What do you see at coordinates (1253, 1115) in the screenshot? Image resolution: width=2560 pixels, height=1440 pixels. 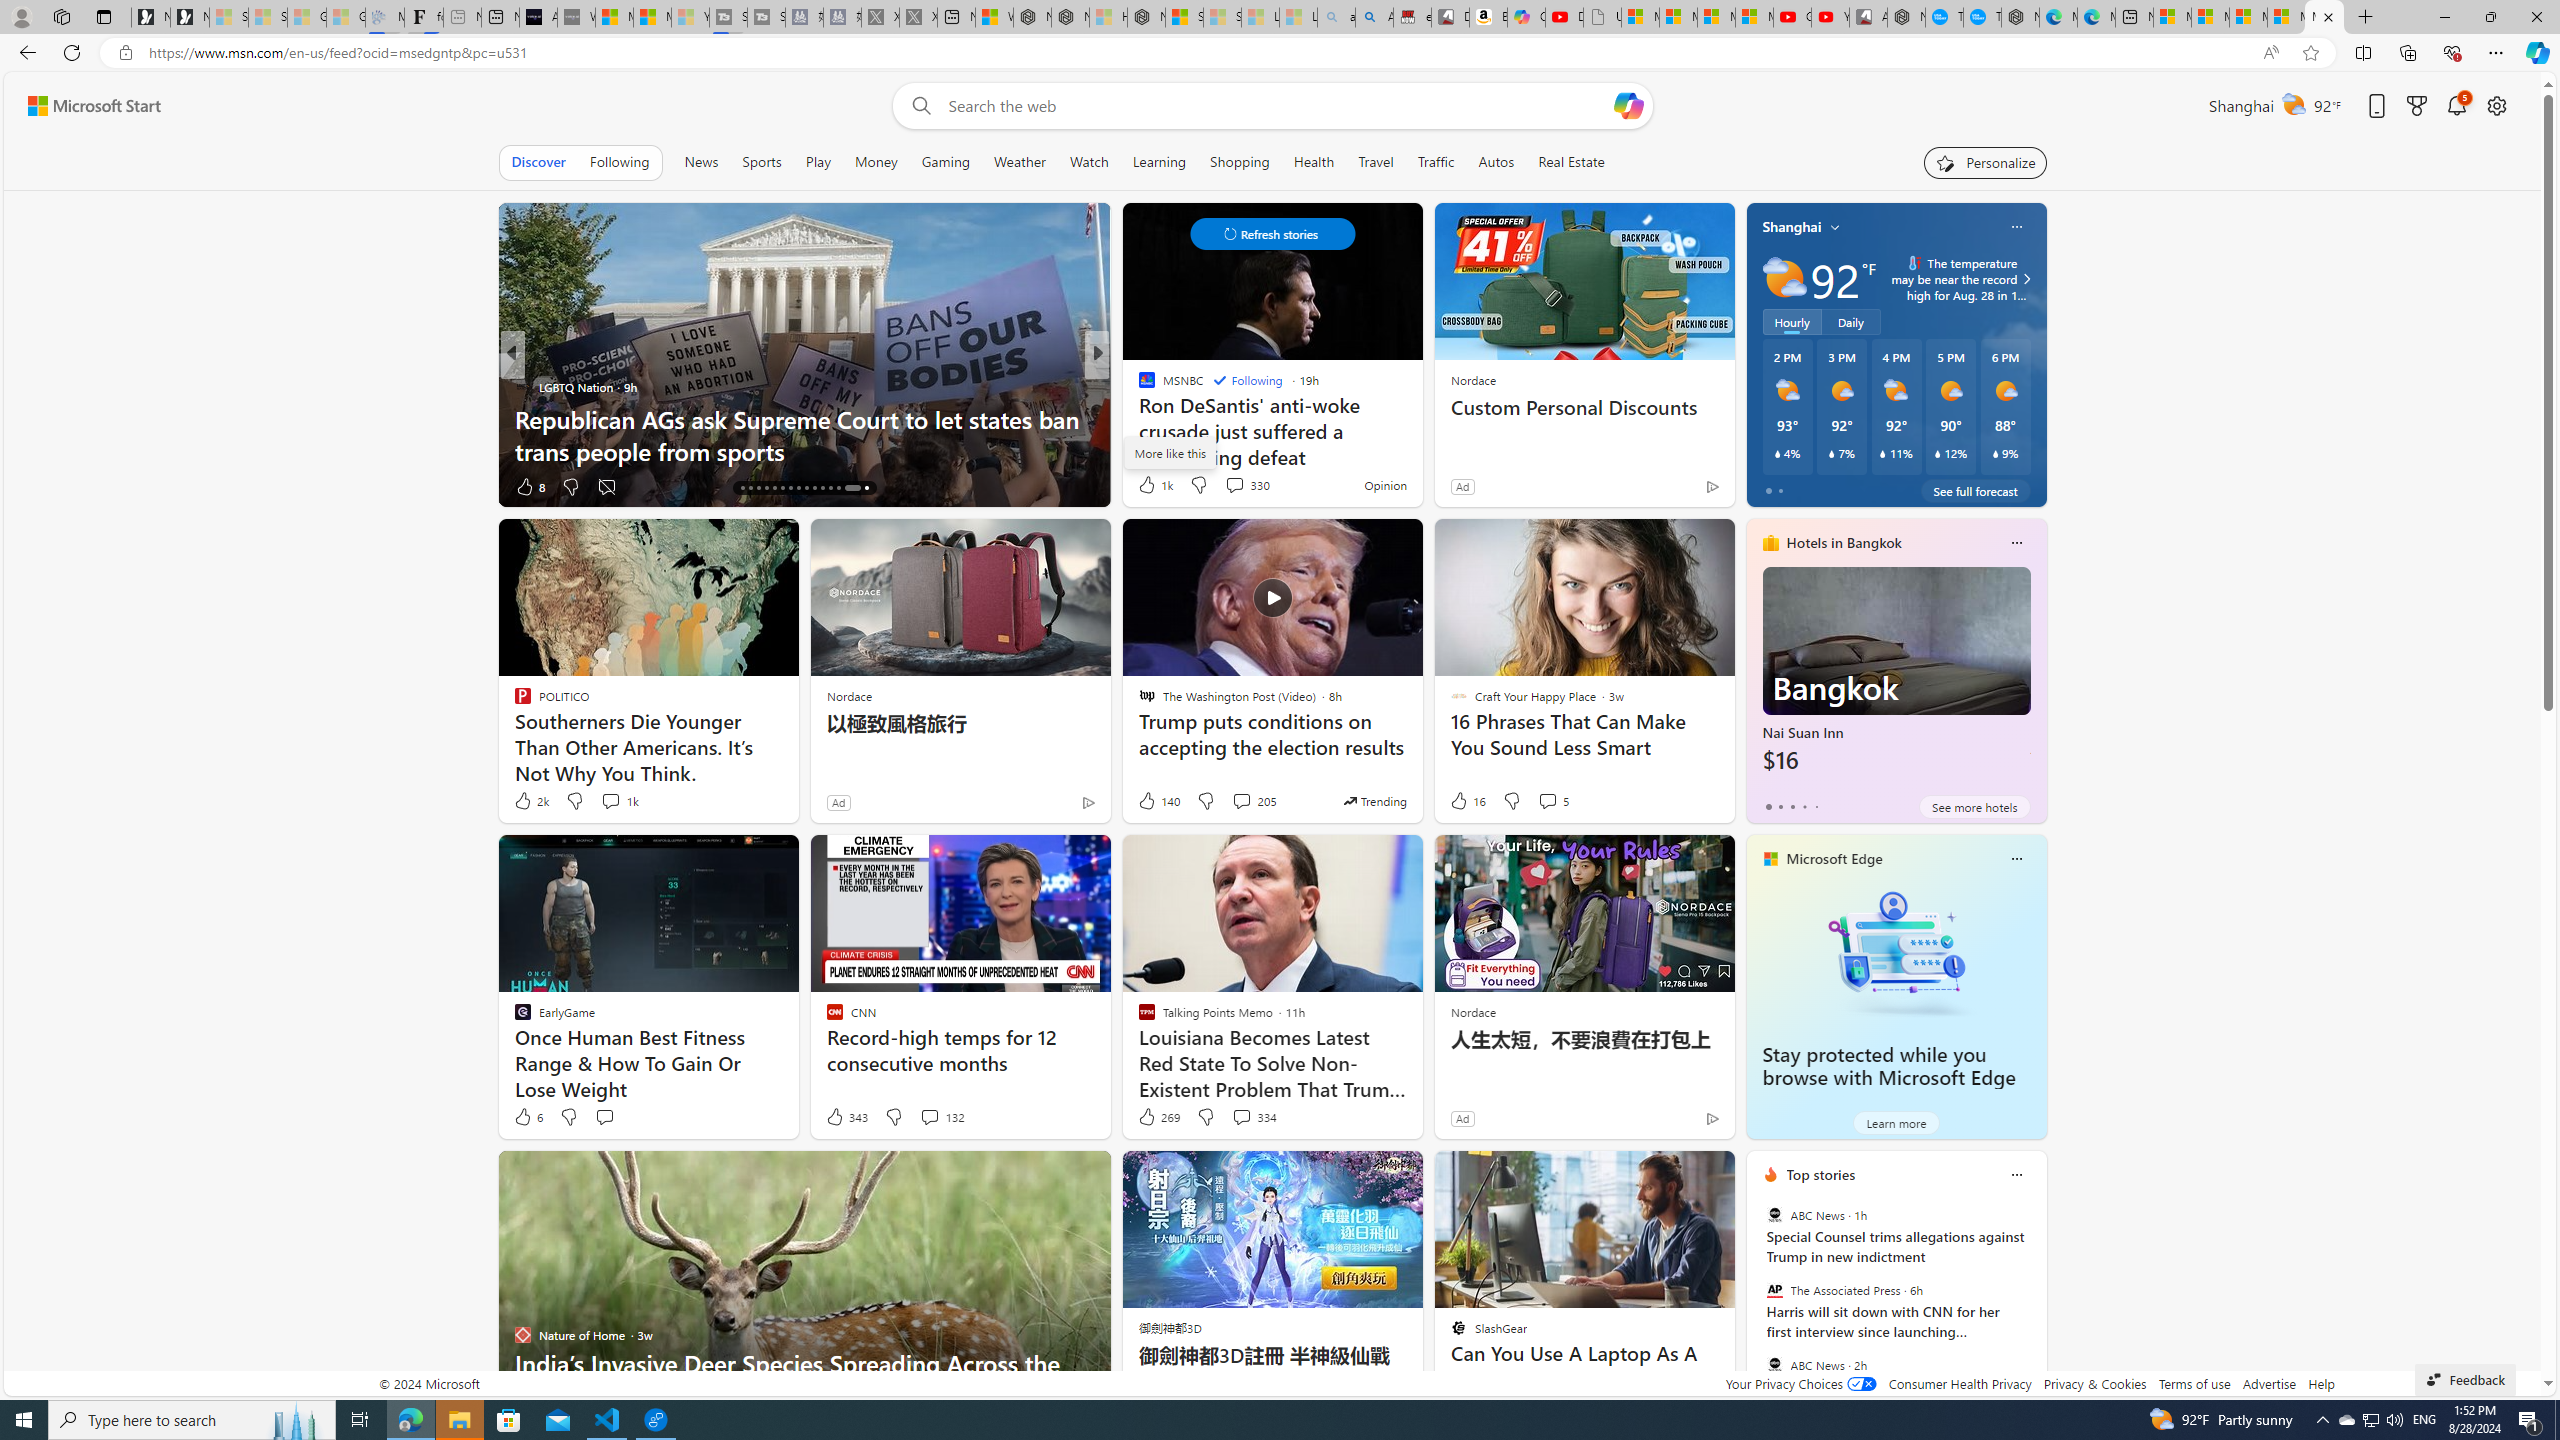 I see `'View comments 334 Comment'` at bounding box center [1253, 1115].